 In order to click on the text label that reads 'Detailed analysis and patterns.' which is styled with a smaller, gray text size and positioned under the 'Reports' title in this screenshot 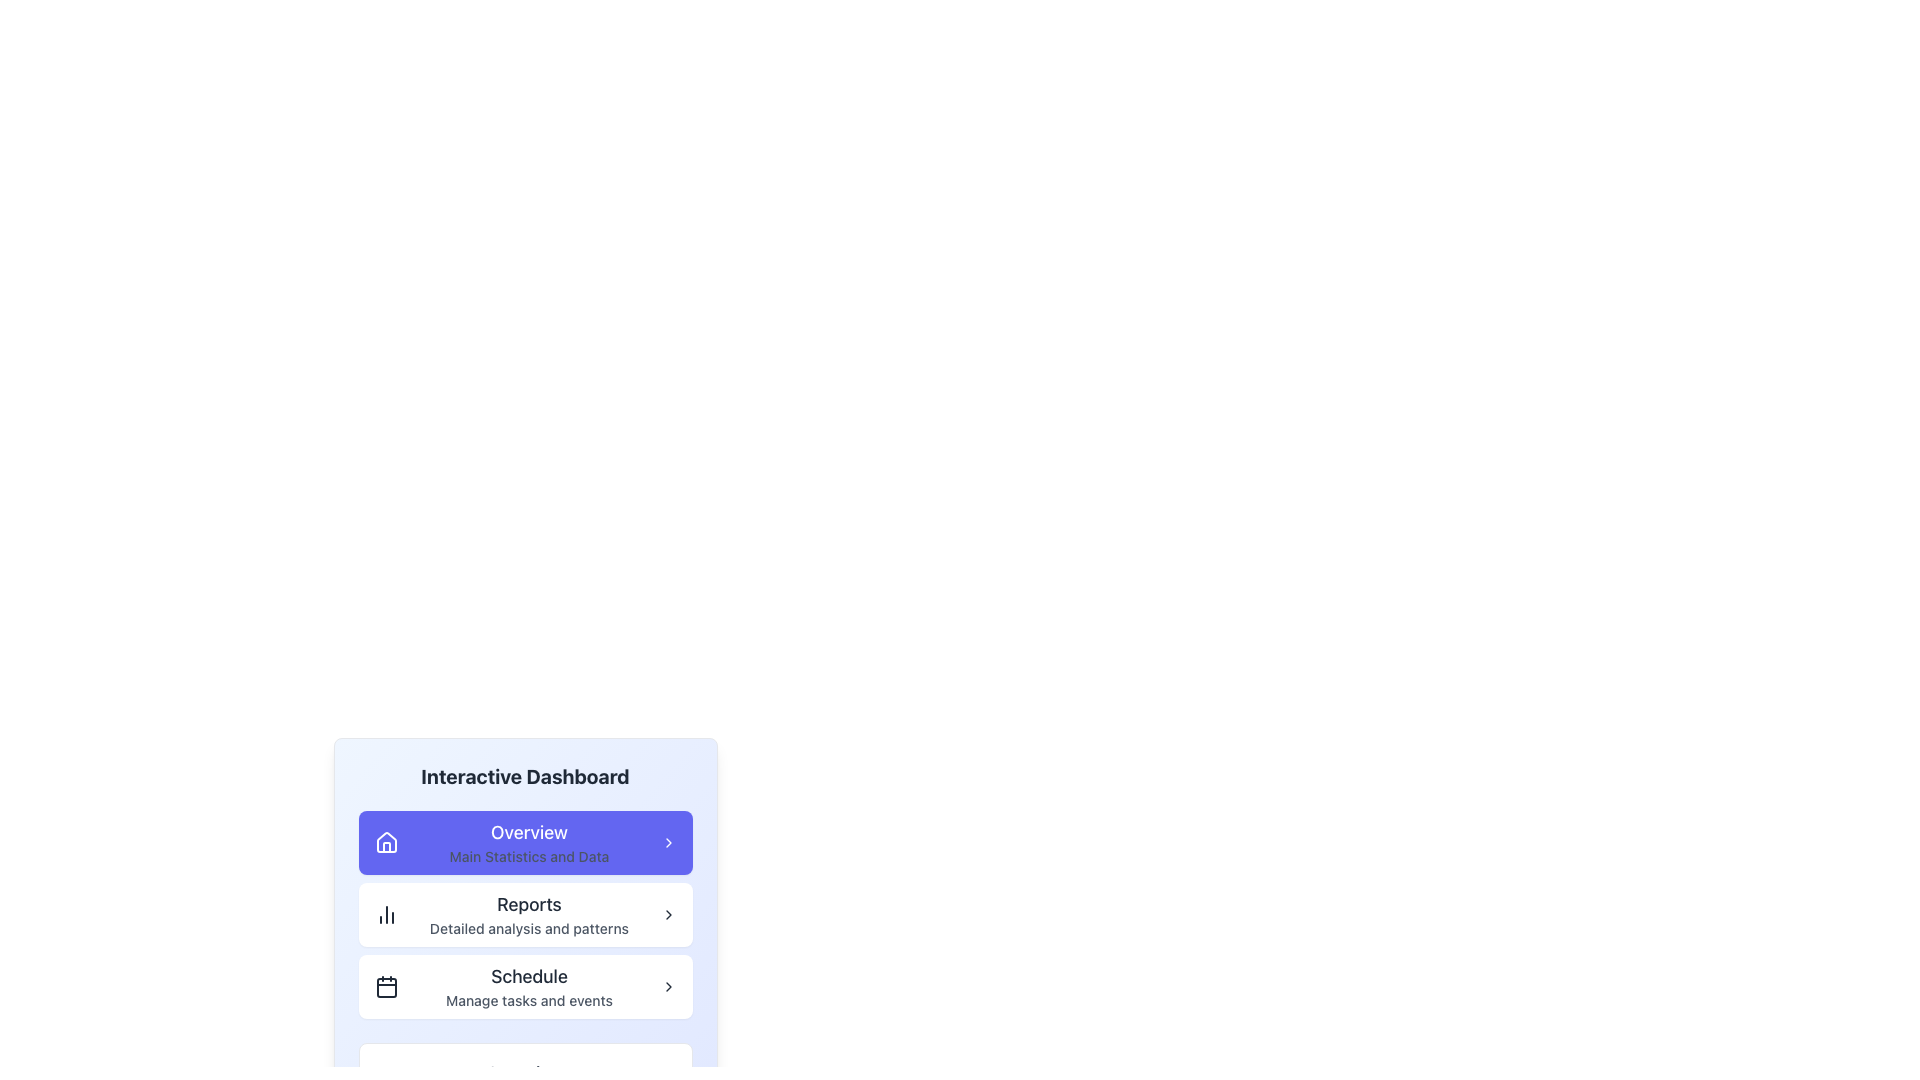, I will do `click(529, 929)`.